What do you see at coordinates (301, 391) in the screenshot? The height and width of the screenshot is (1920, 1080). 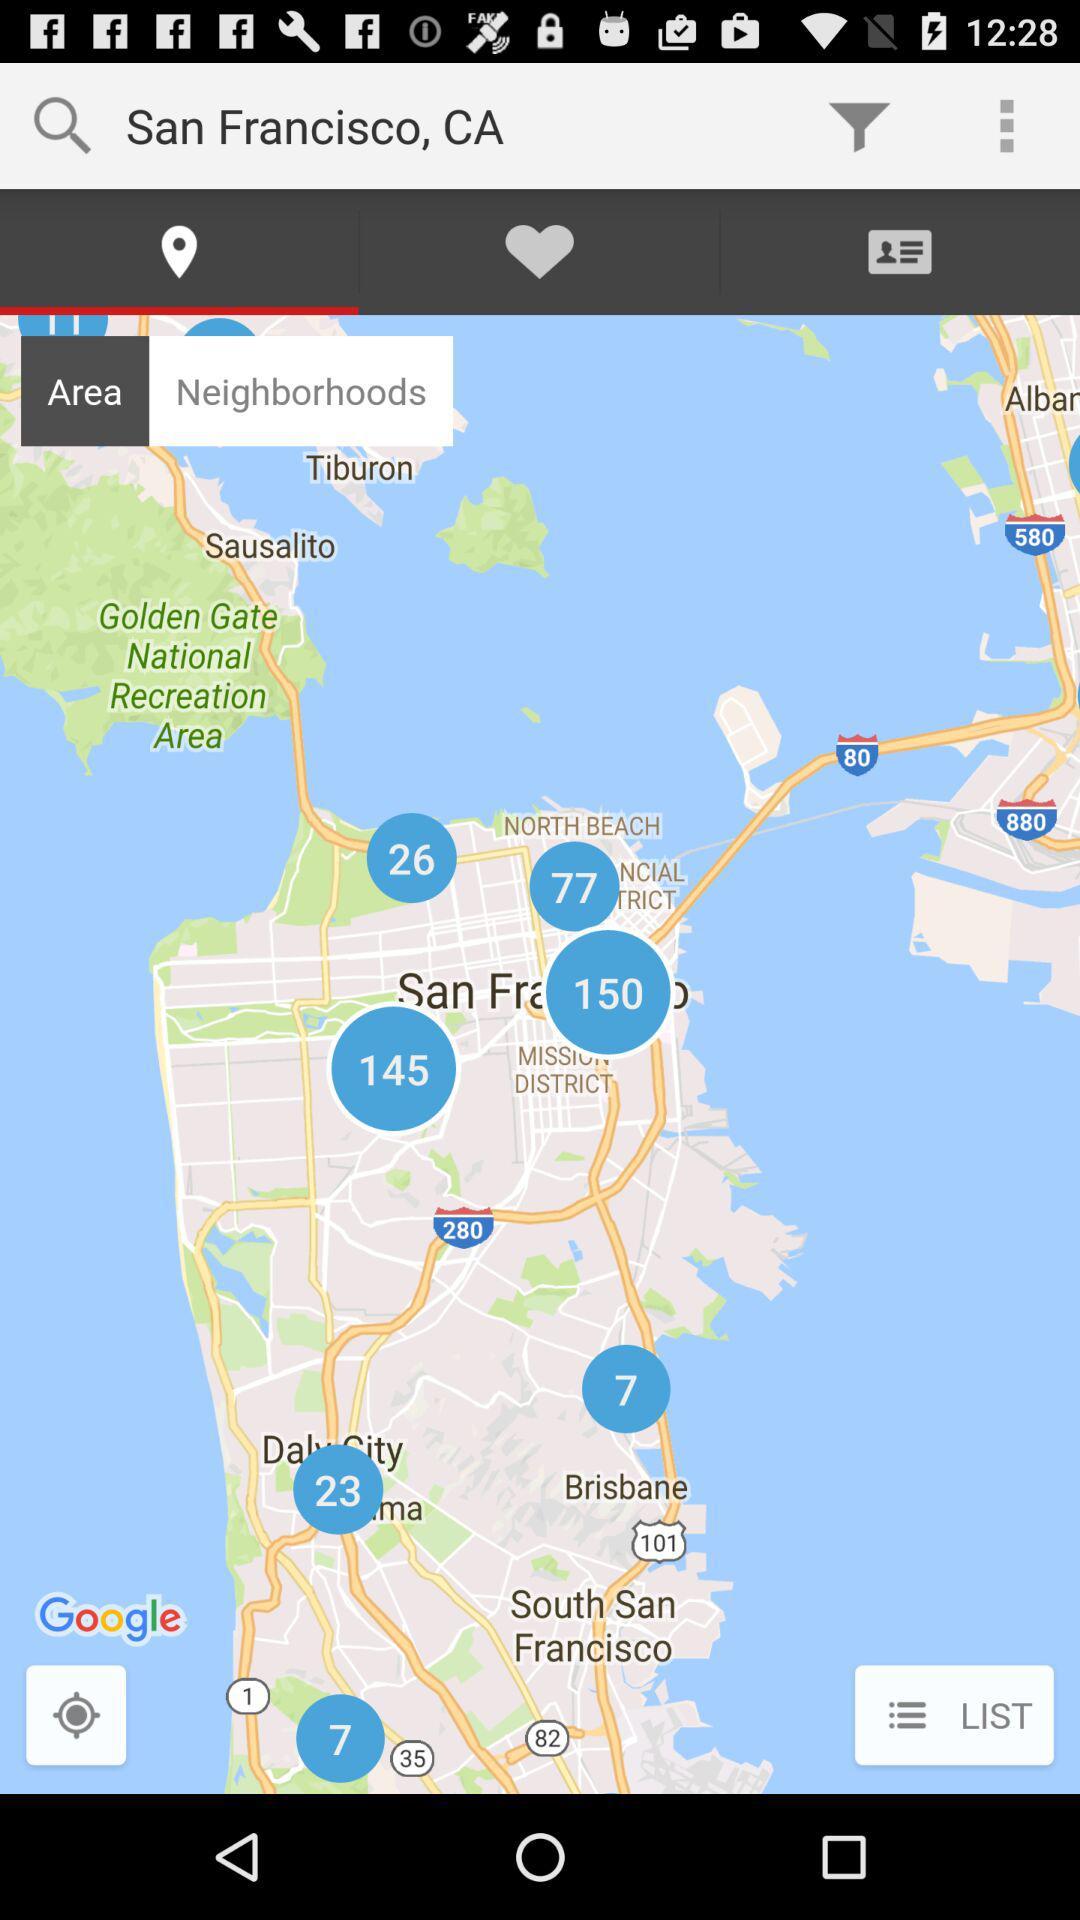 I see `the item next to the area` at bounding box center [301, 391].